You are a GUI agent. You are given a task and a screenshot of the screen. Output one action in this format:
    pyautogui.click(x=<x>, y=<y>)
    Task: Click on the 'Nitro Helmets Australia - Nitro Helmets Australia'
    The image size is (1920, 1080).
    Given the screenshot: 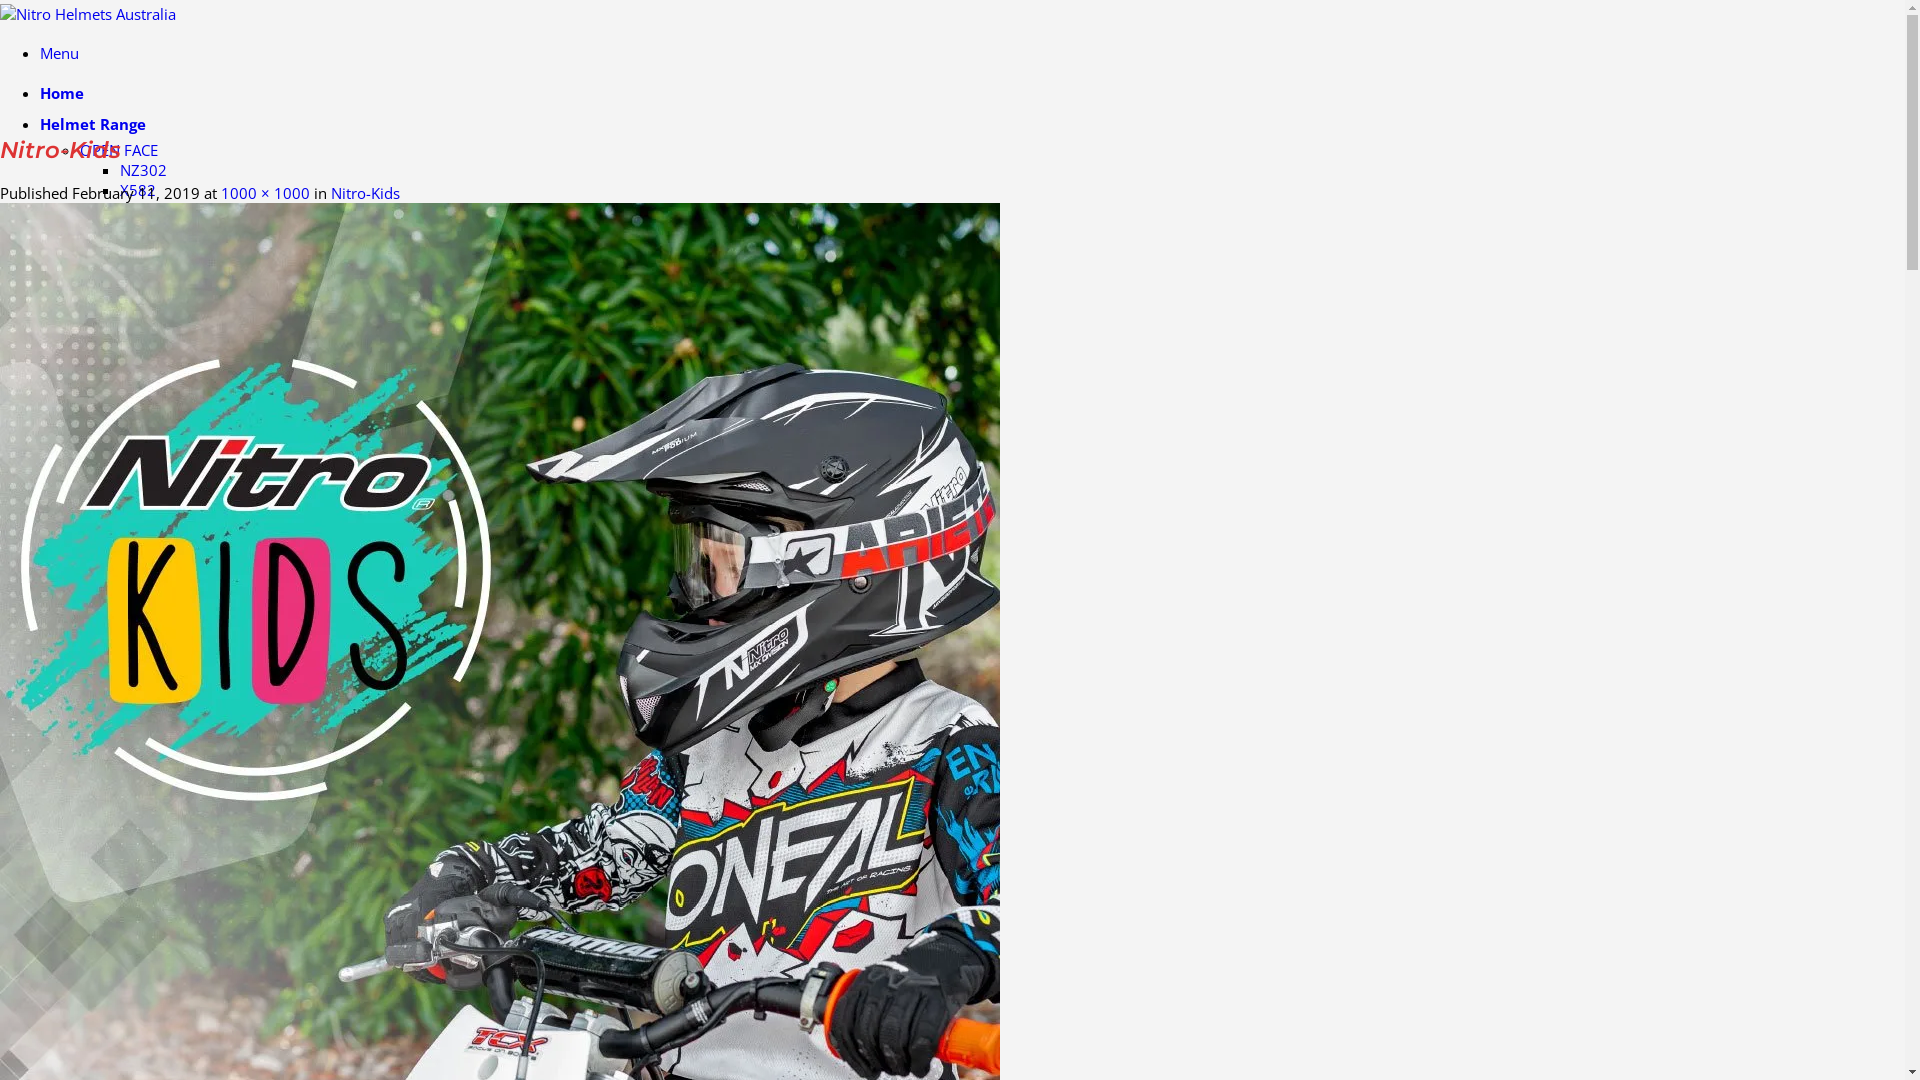 What is the action you would take?
    pyautogui.click(x=88, y=14)
    